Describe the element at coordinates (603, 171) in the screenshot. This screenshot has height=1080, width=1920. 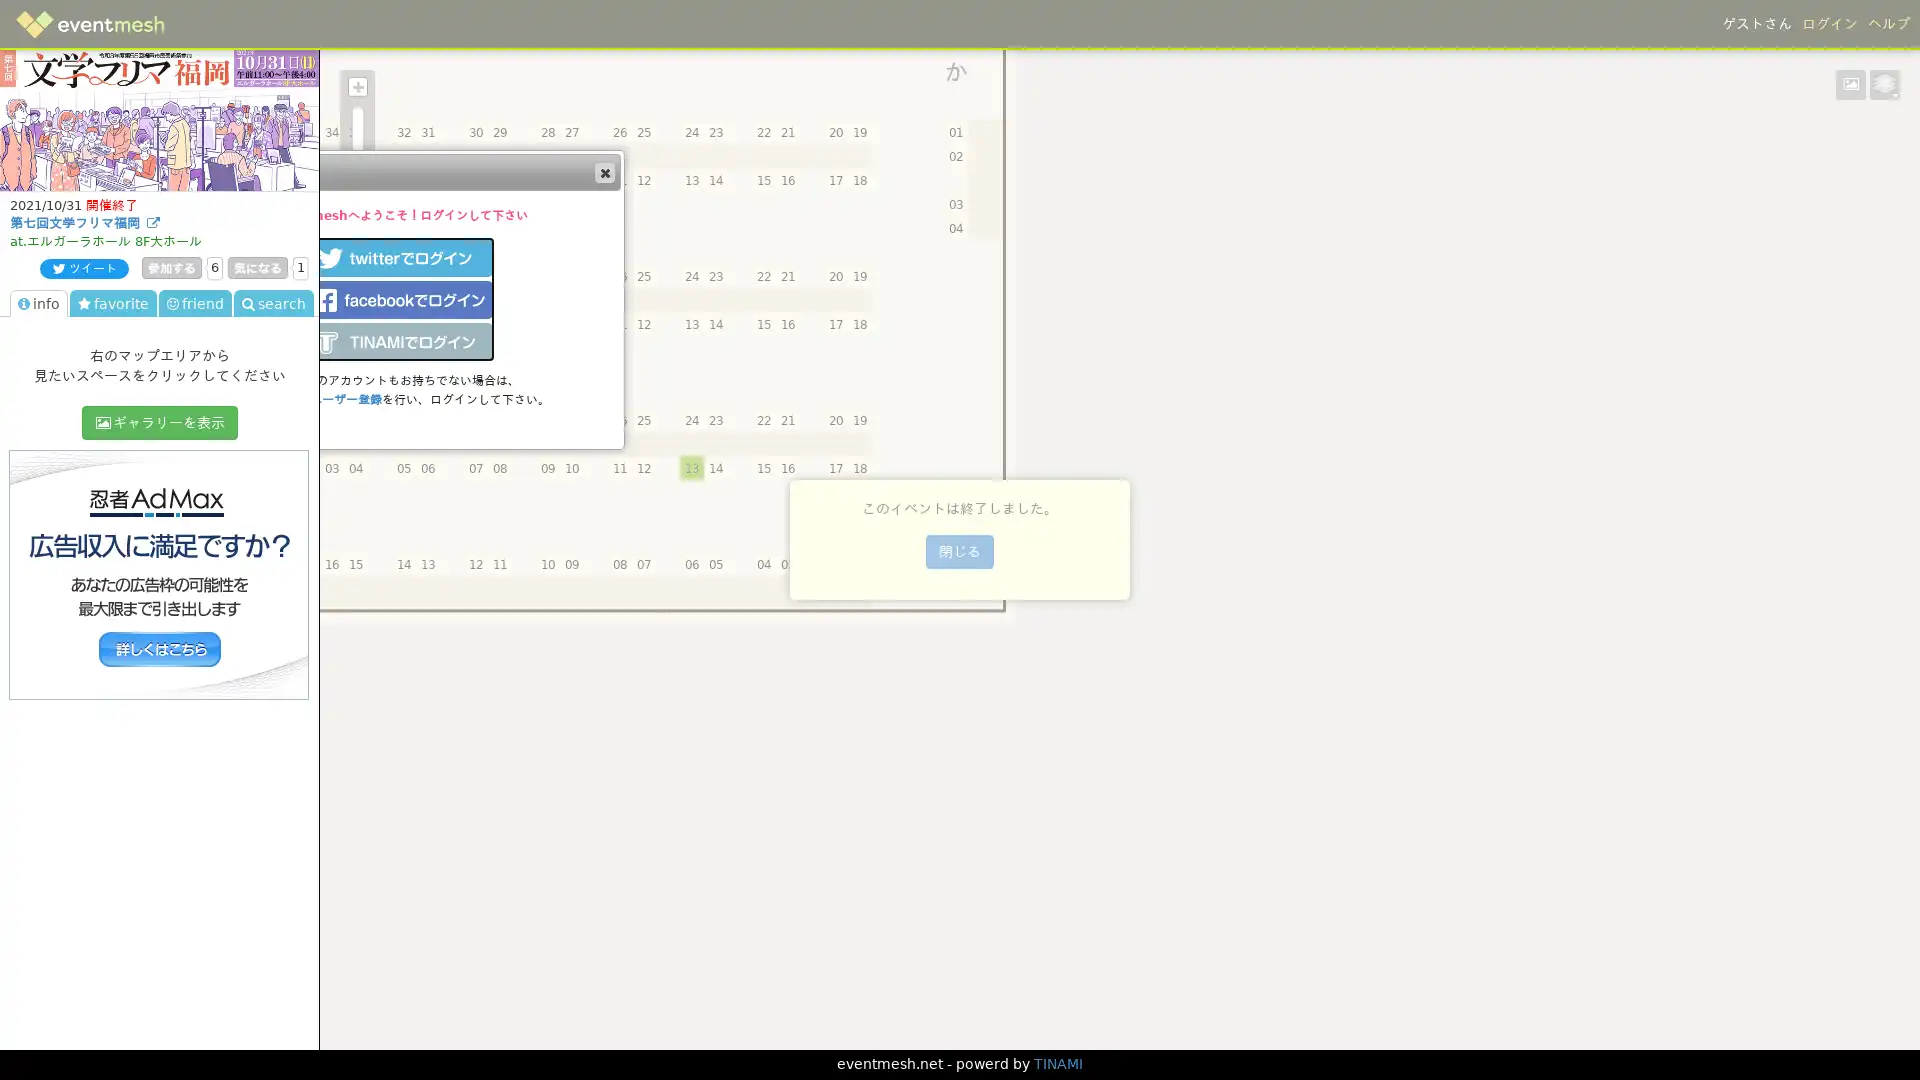
I see `close` at that location.